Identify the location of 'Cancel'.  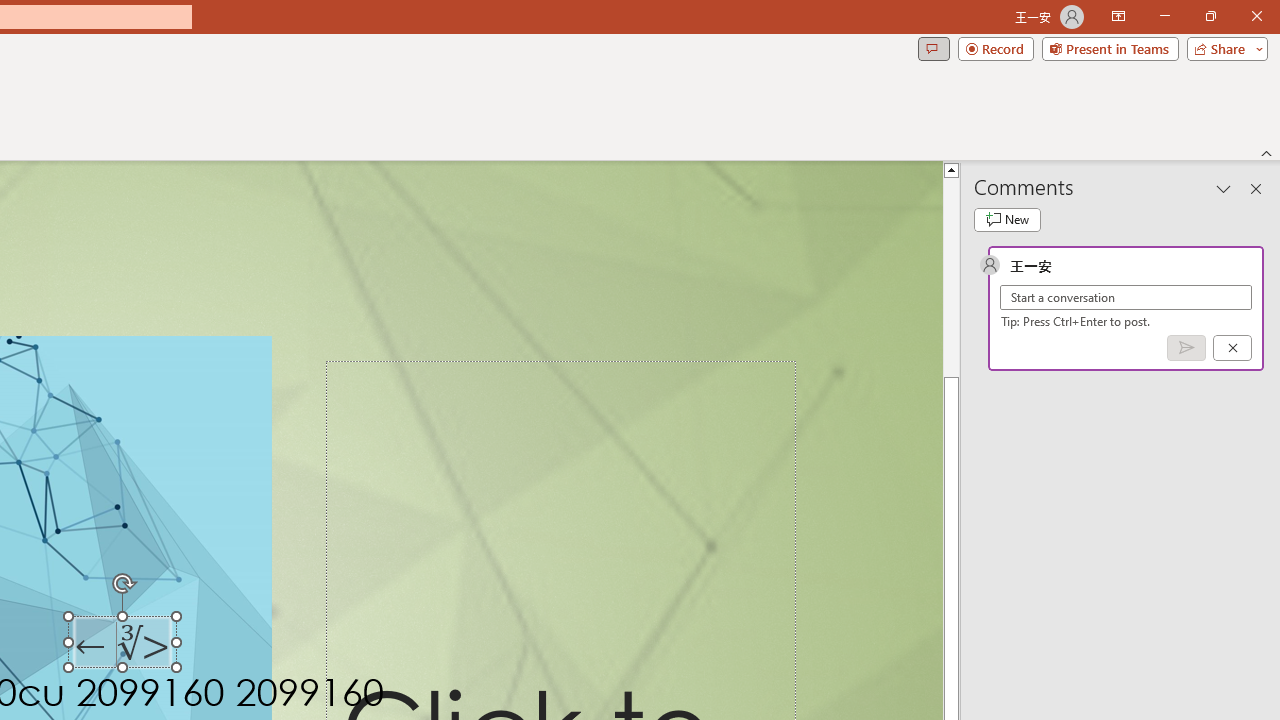
(1231, 346).